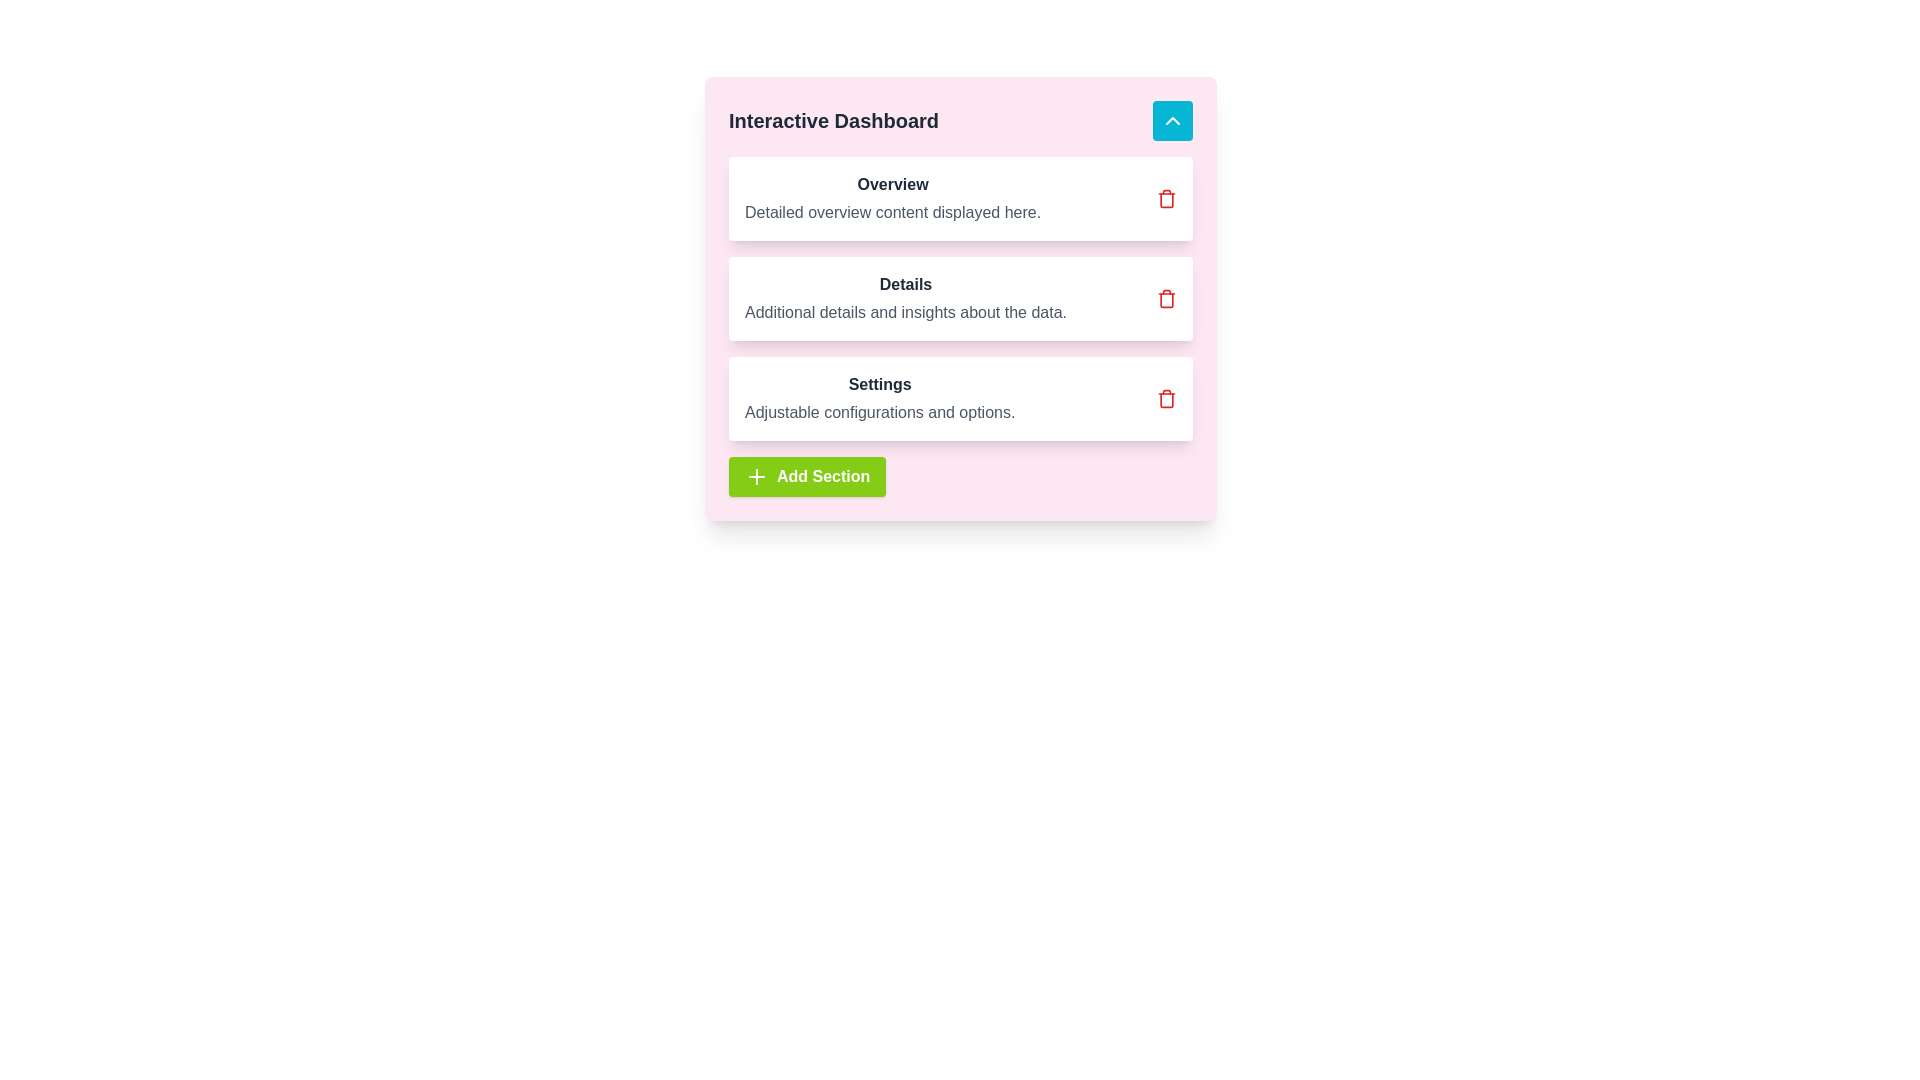  I want to click on the 'Settings' text label, which is styled with a bold font and dark gray color, positioned above the descriptive text in the third section of configurable options, so click(880, 385).